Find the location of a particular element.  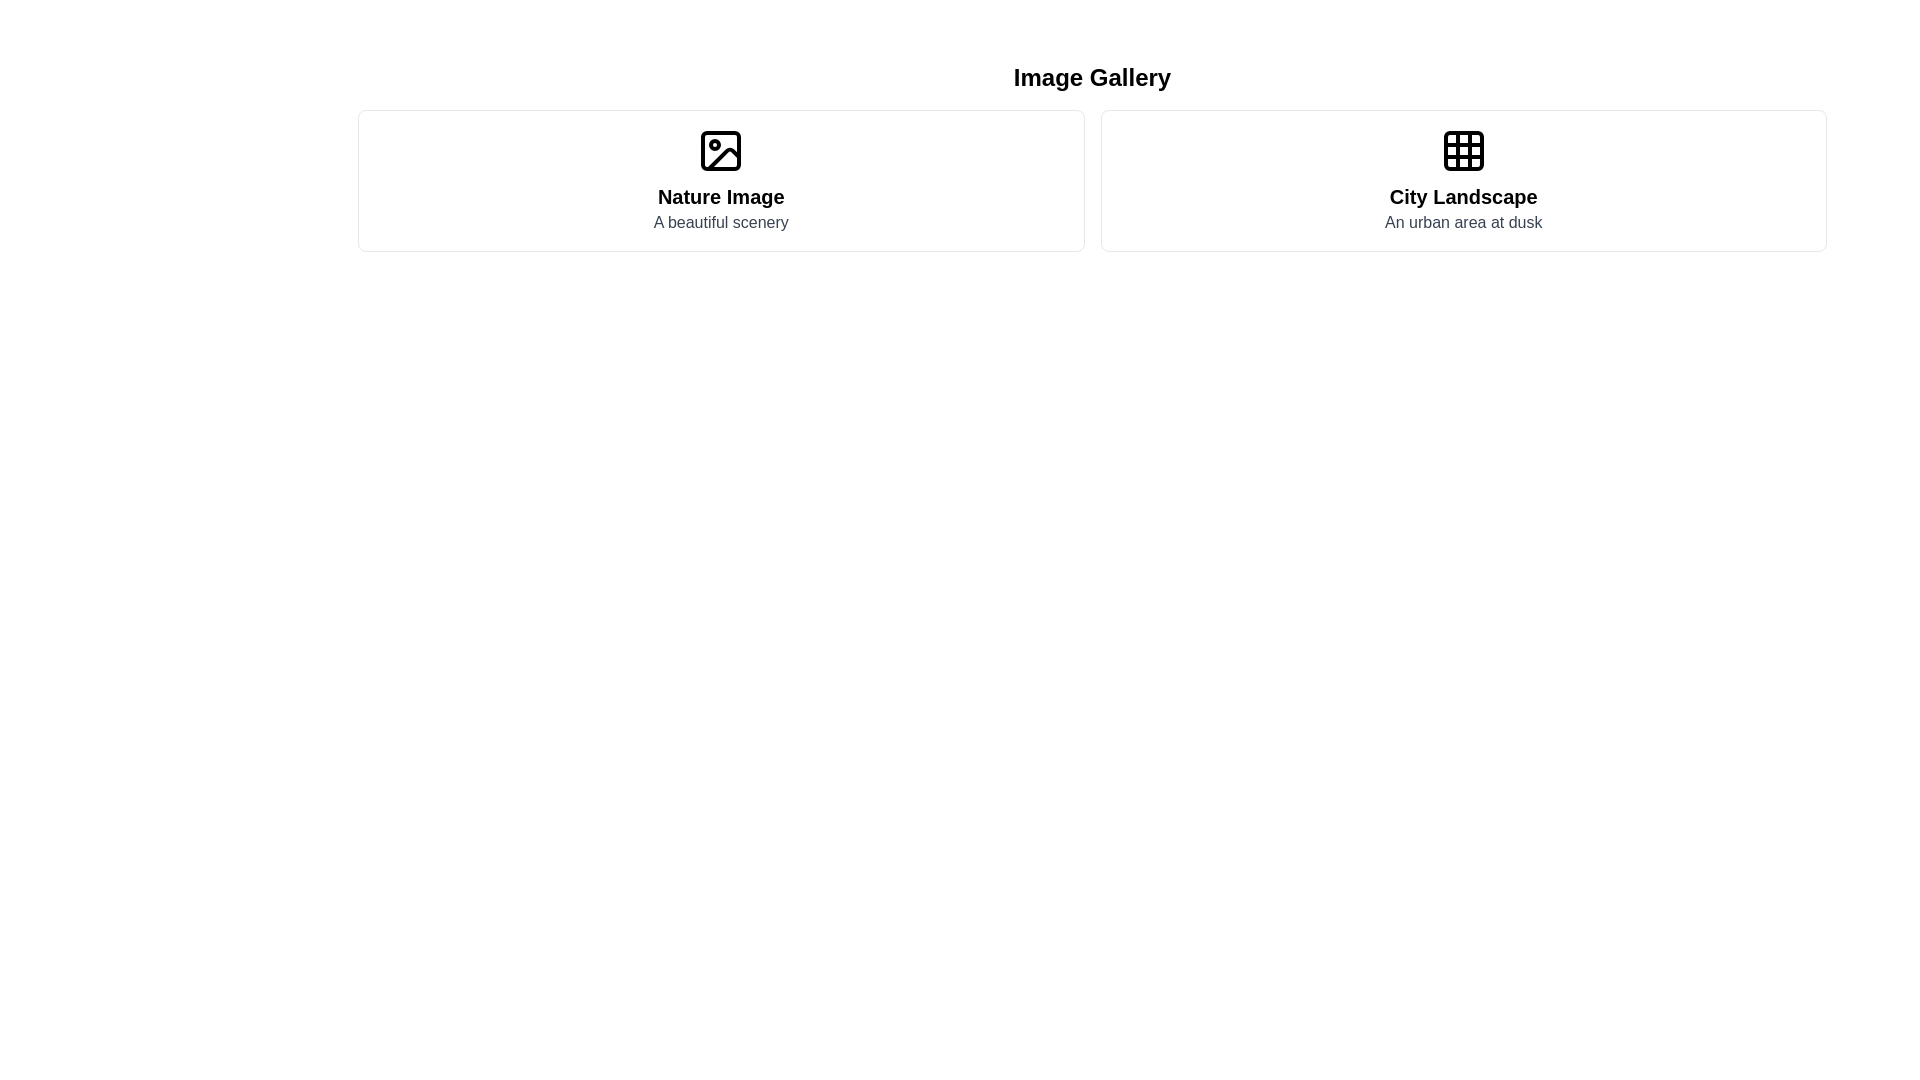

the image icon placeholder that is centered in the upper portion of the bordered card layout, which depicts an image representation with a monochrome, outlined design is located at coordinates (720, 149).